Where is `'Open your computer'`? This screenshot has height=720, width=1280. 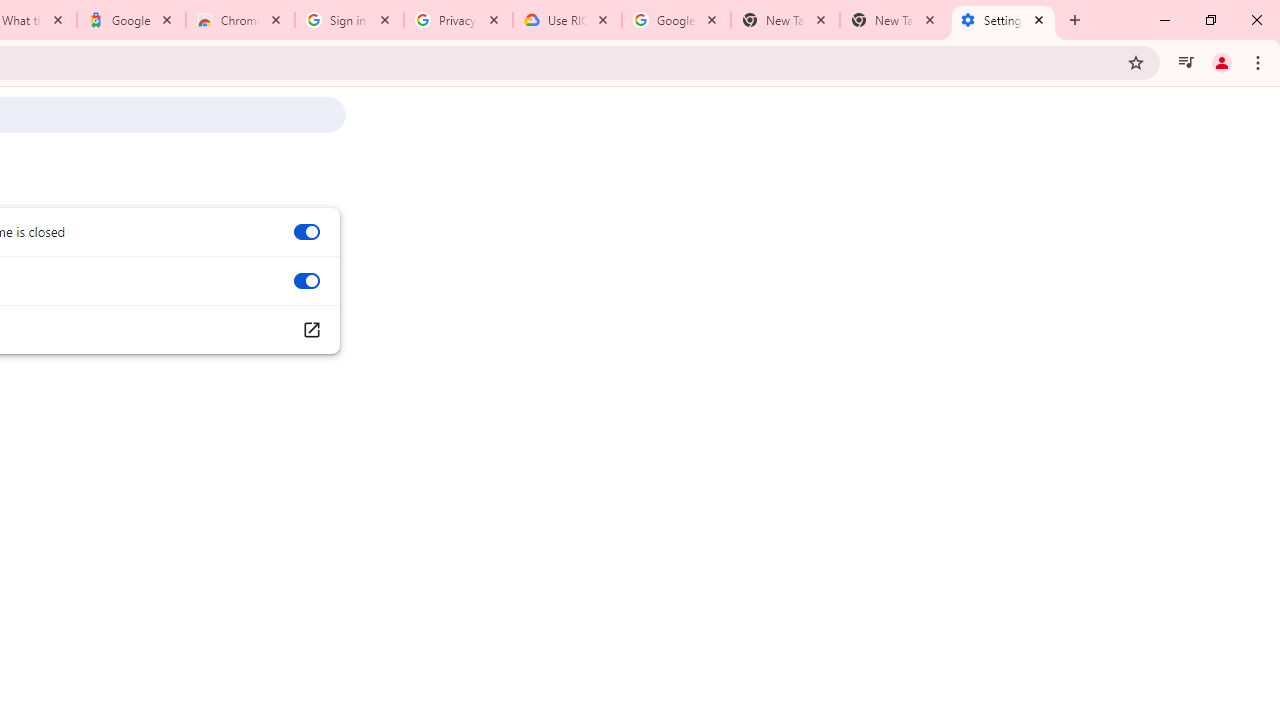
'Open your computer' is located at coordinates (310, 329).